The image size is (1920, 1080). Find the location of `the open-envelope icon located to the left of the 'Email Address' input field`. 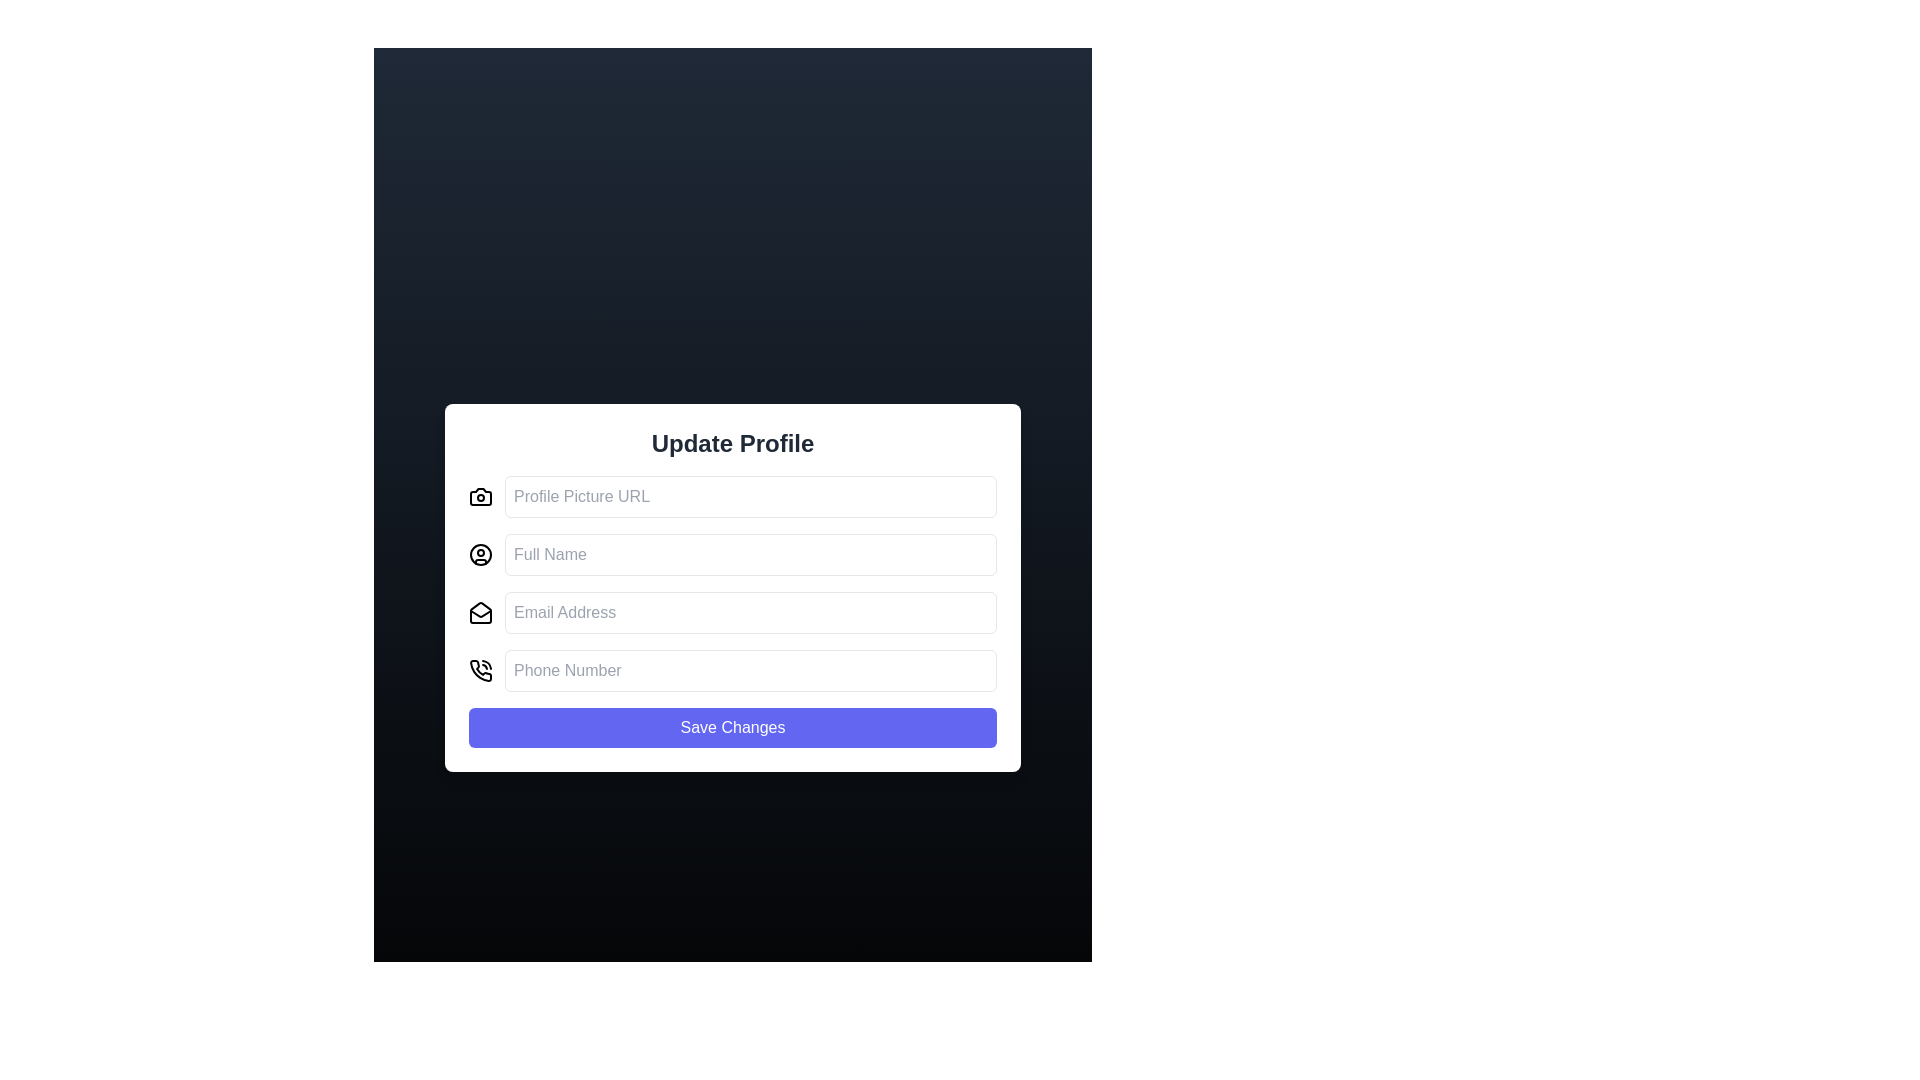

the open-envelope icon located to the left of the 'Email Address' input field is located at coordinates (480, 612).